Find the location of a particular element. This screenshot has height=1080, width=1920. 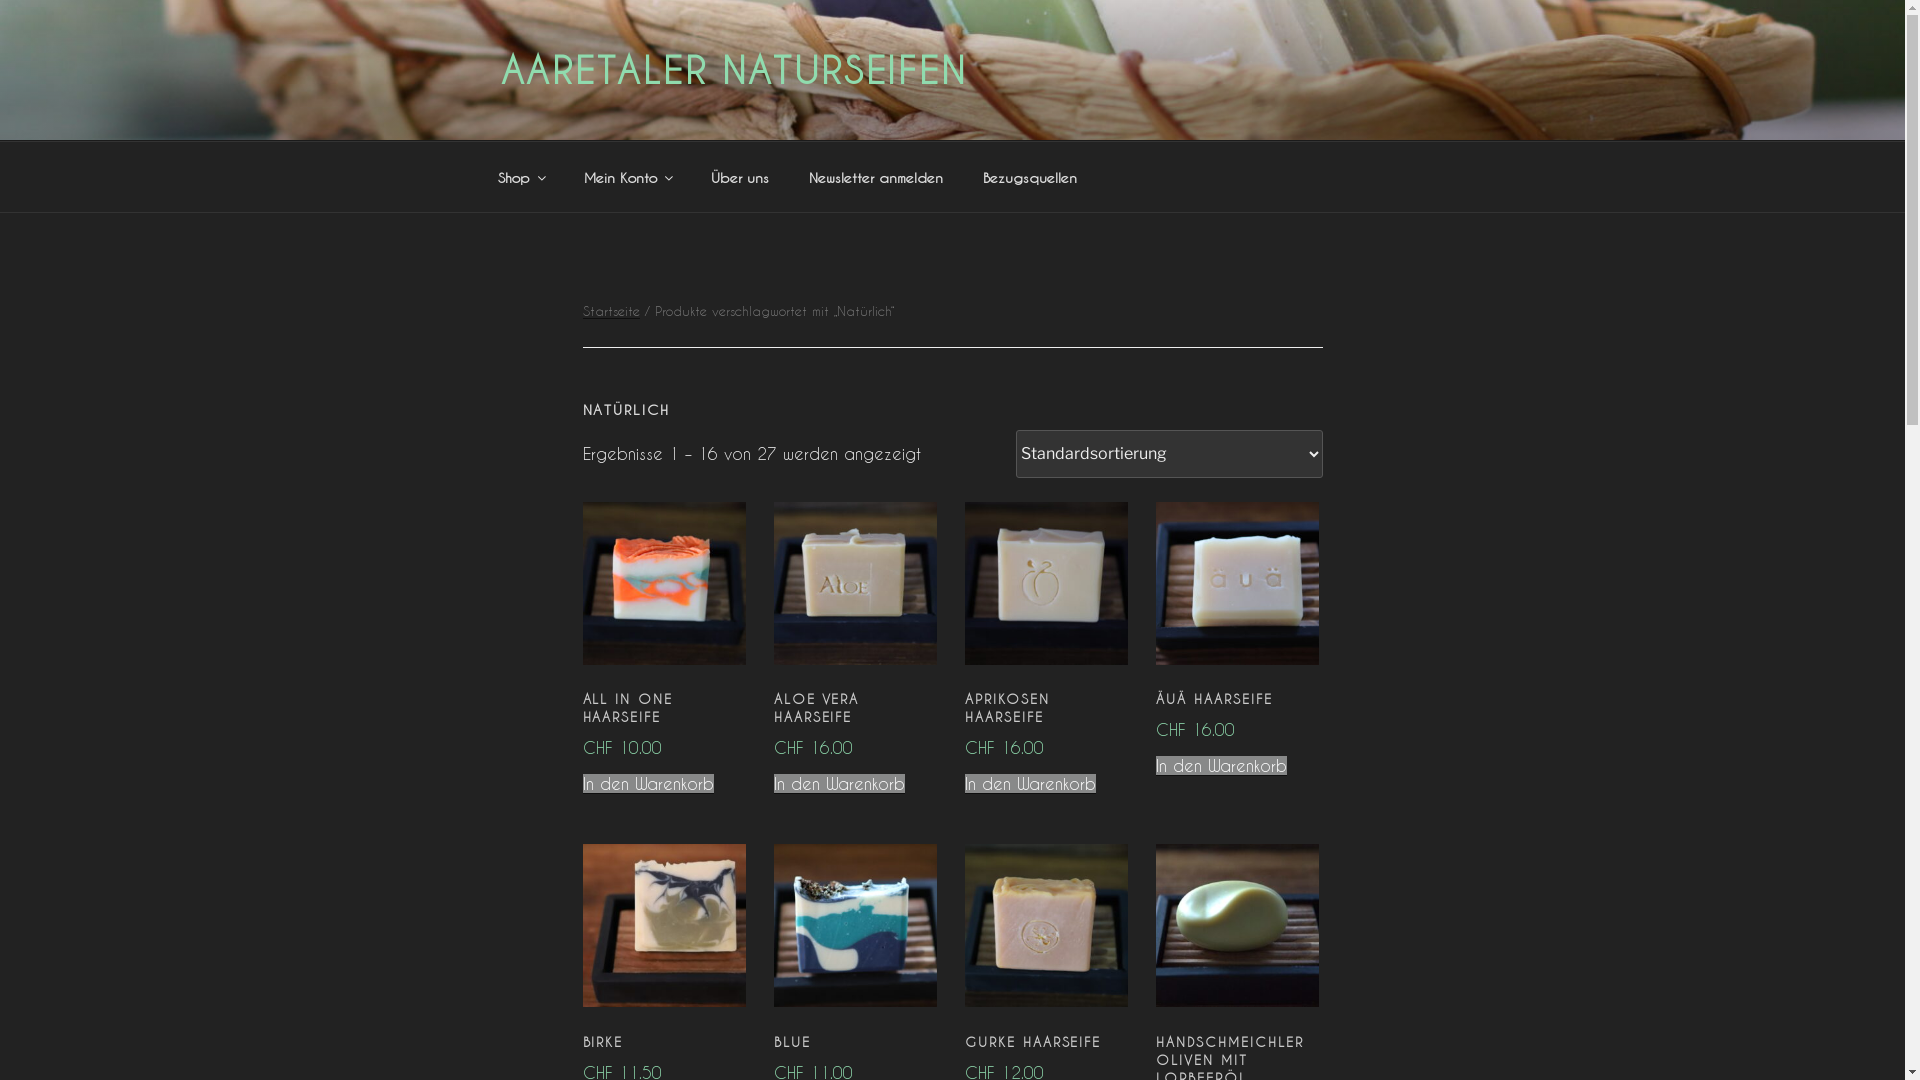

'In den Warenkorb' is located at coordinates (1030, 782).